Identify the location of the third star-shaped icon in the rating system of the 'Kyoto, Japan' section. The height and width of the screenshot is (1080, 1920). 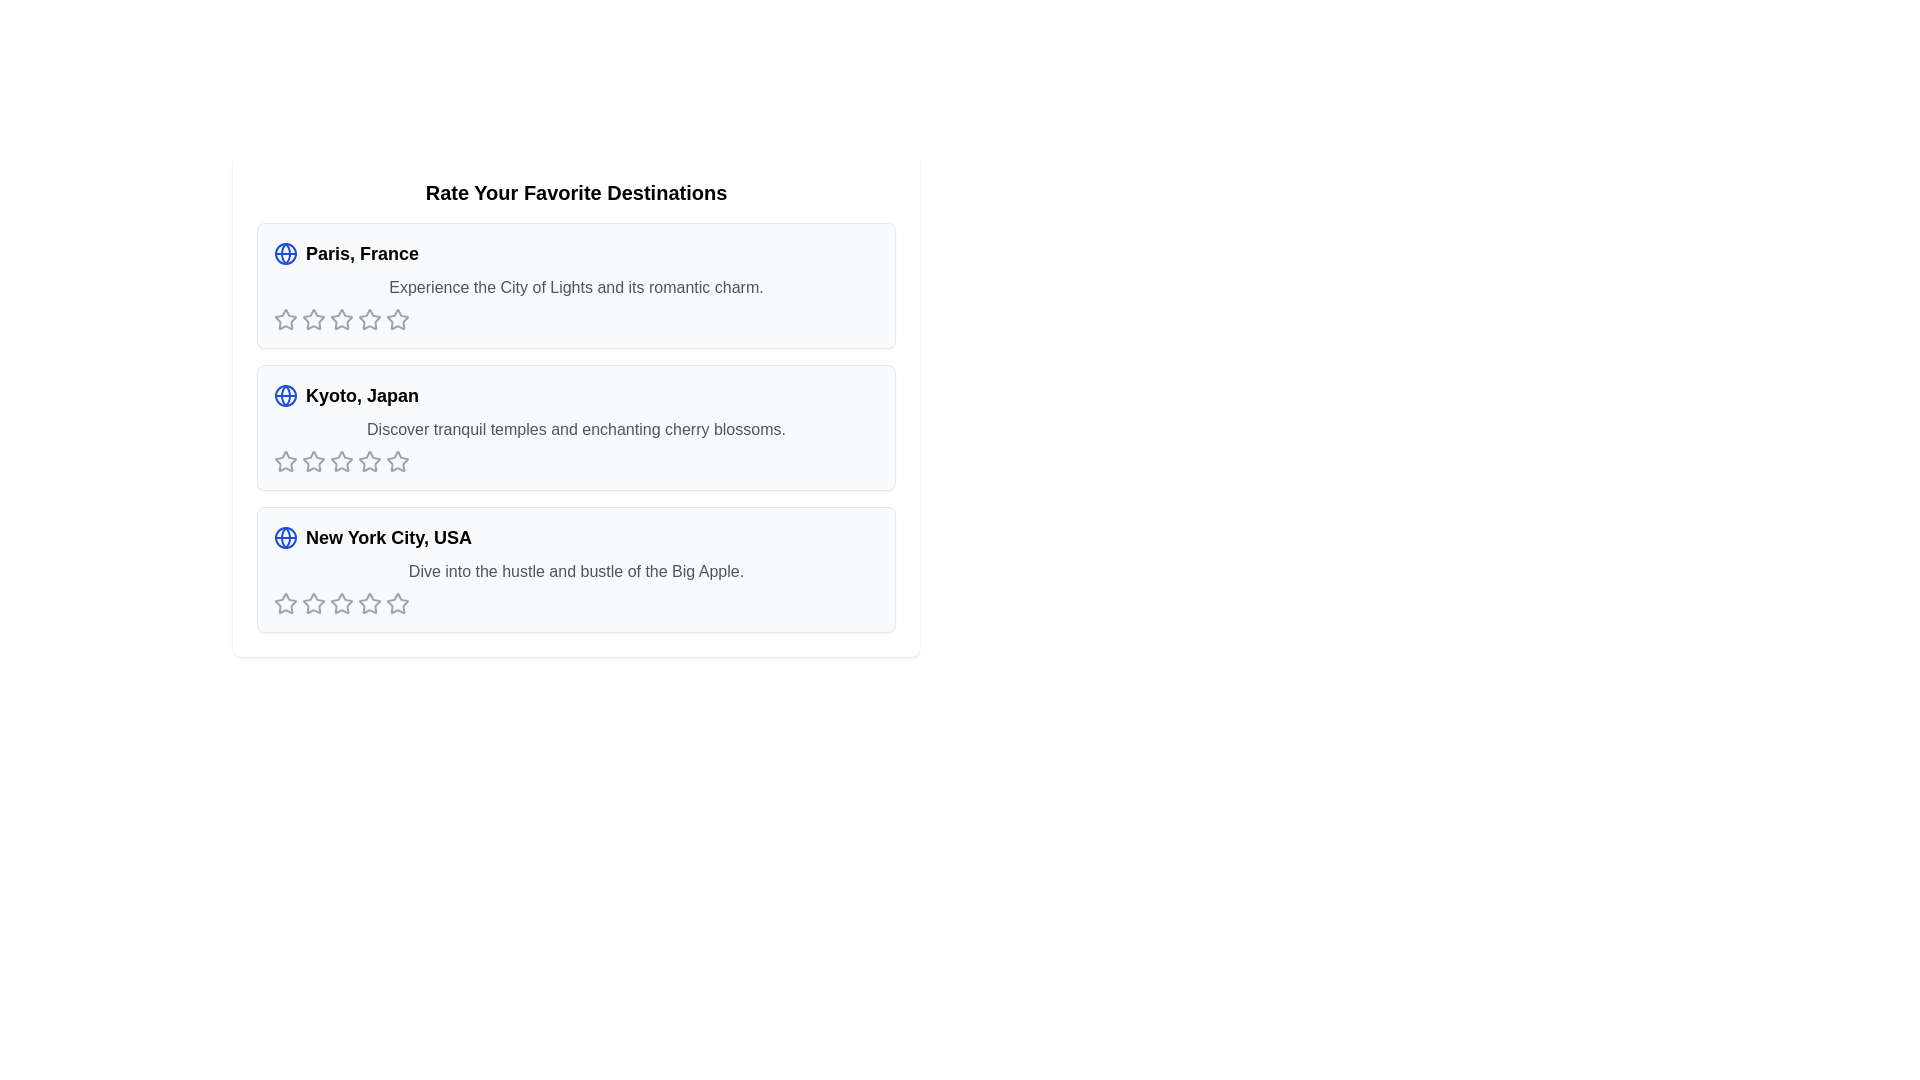
(312, 462).